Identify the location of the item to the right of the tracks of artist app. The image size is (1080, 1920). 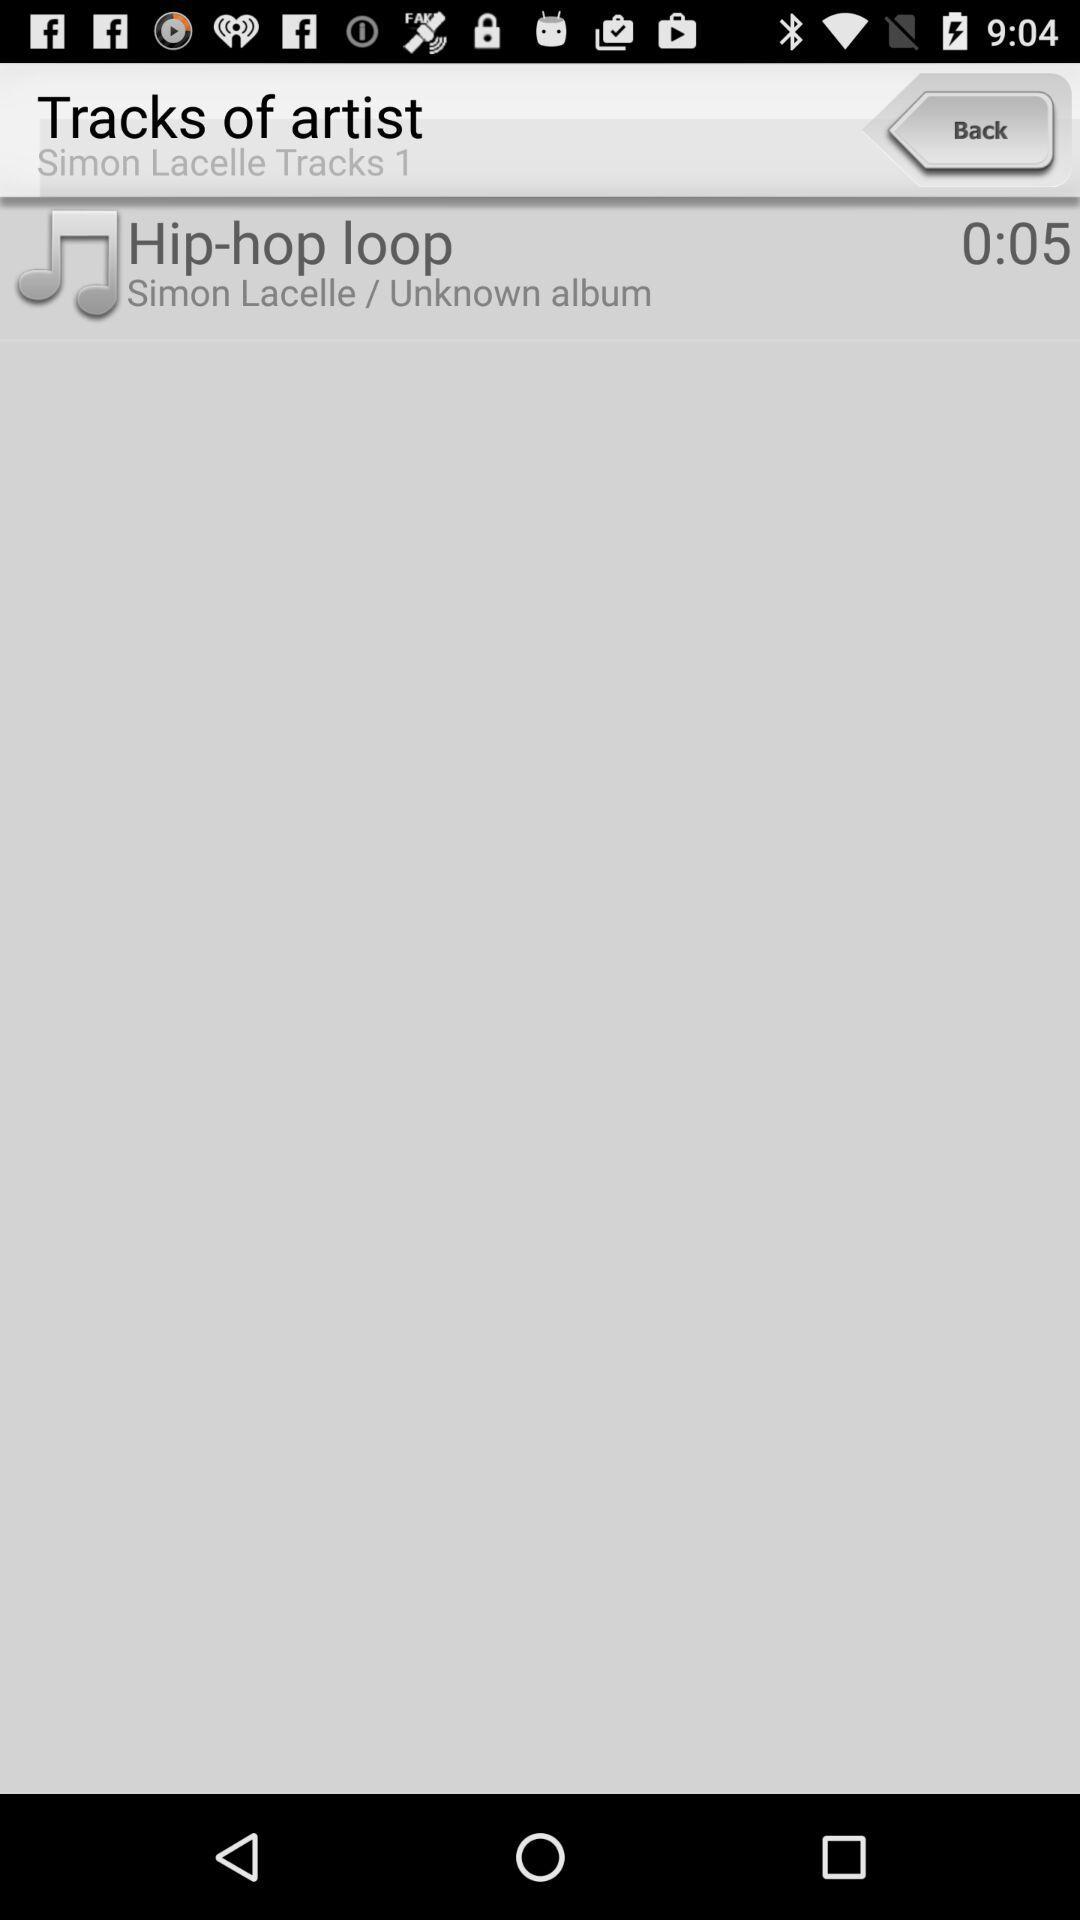
(965, 129).